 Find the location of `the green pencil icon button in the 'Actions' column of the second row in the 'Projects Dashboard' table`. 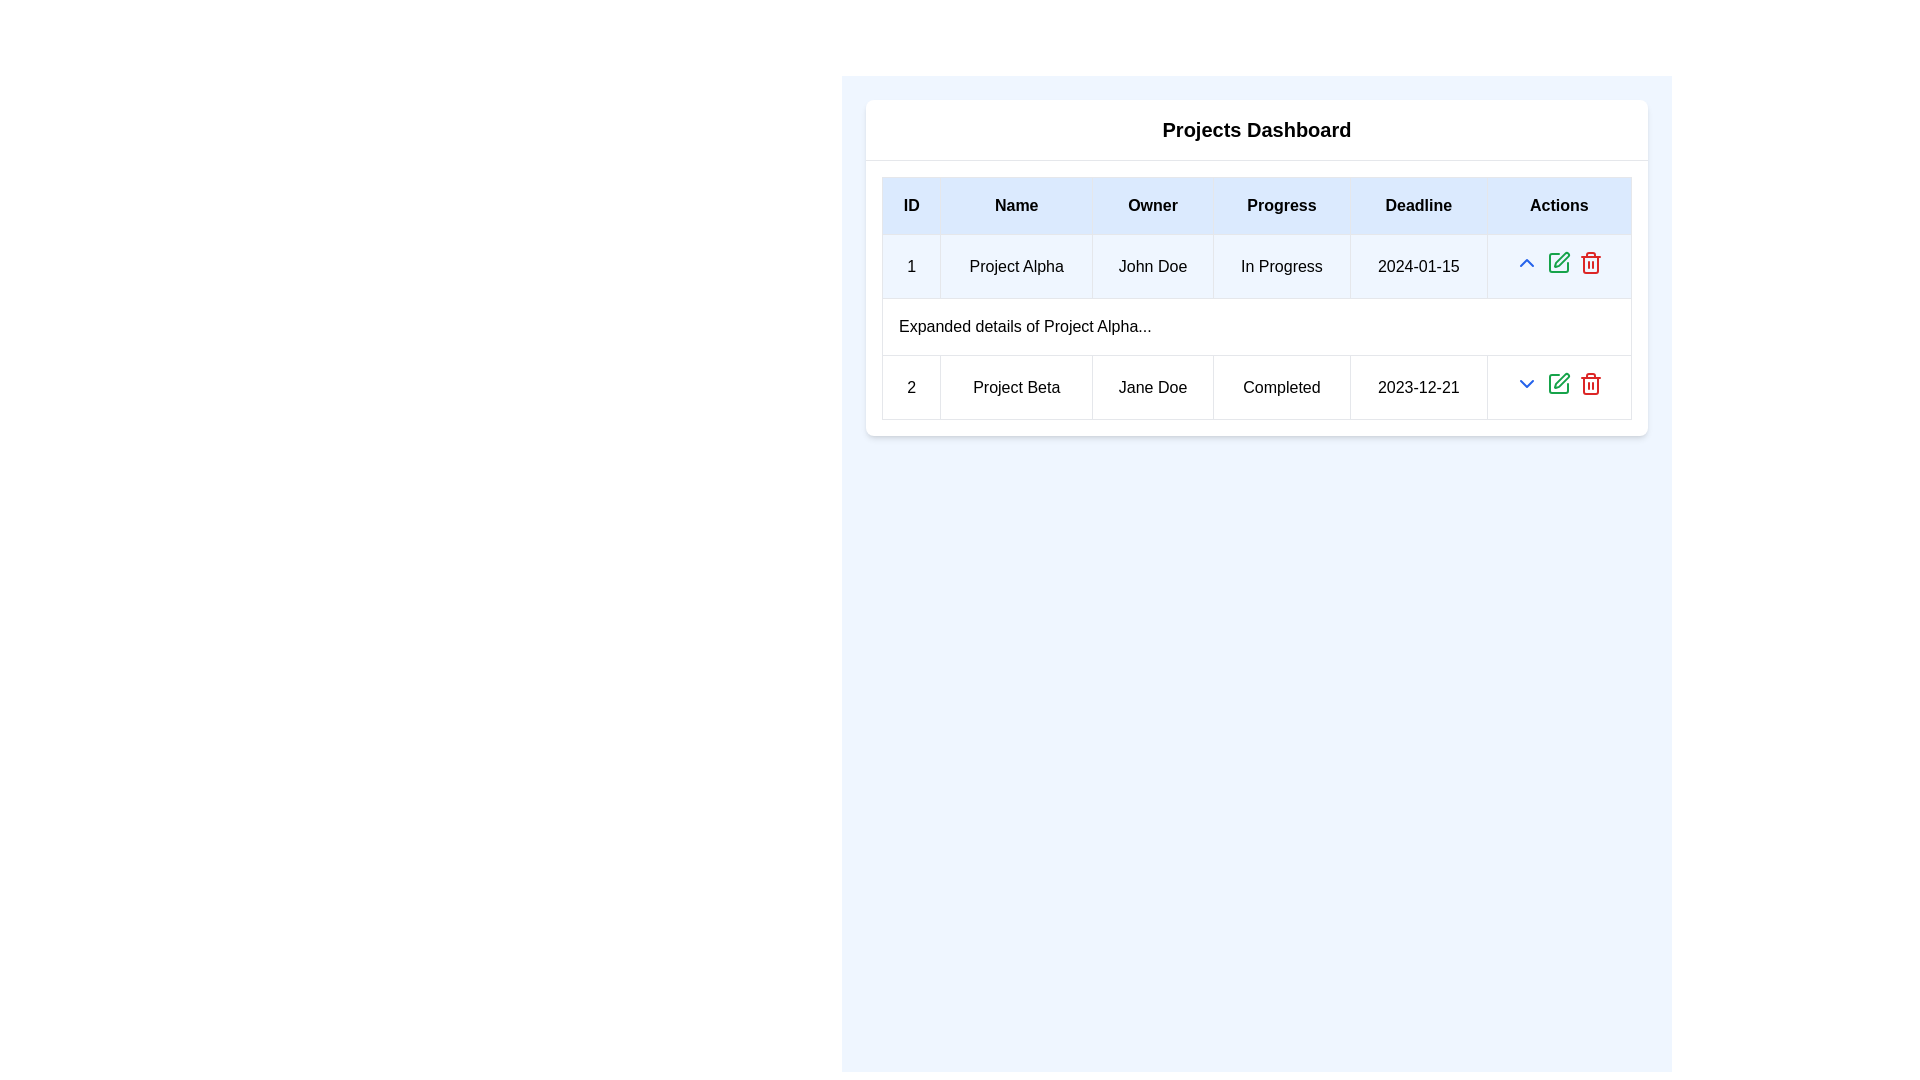

the green pencil icon button in the 'Actions' column of the second row in the 'Projects Dashboard' table is located at coordinates (1558, 384).